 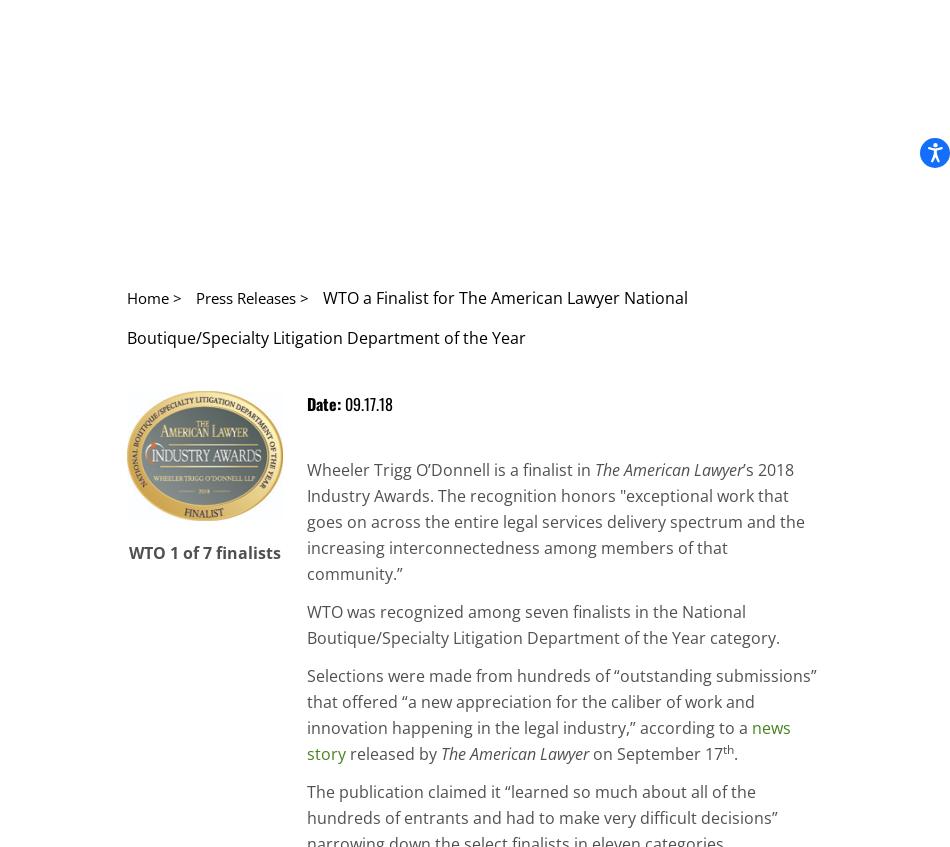 What do you see at coordinates (589, 752) in the screenshot?
I see `'on September 17'` at bounding box center [589, 752].